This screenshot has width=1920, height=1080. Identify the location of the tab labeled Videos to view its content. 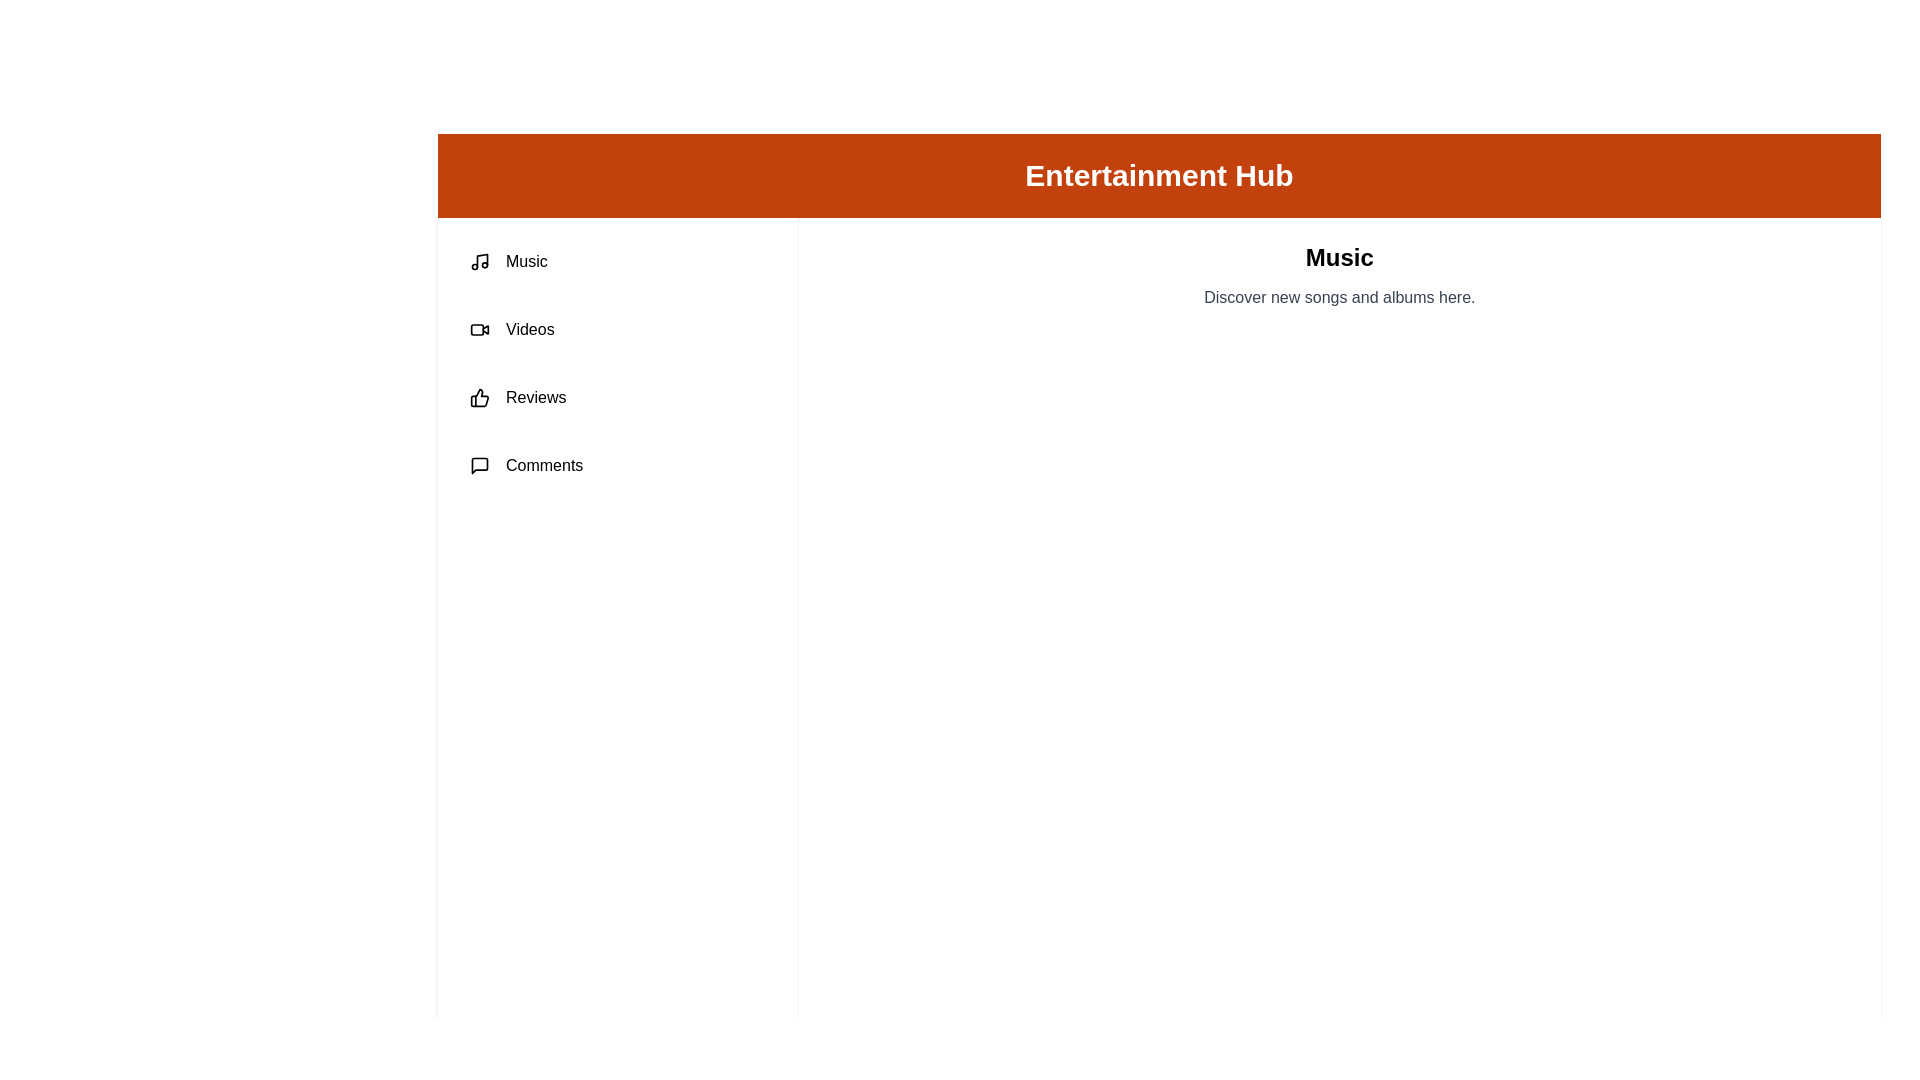
(617, 329).